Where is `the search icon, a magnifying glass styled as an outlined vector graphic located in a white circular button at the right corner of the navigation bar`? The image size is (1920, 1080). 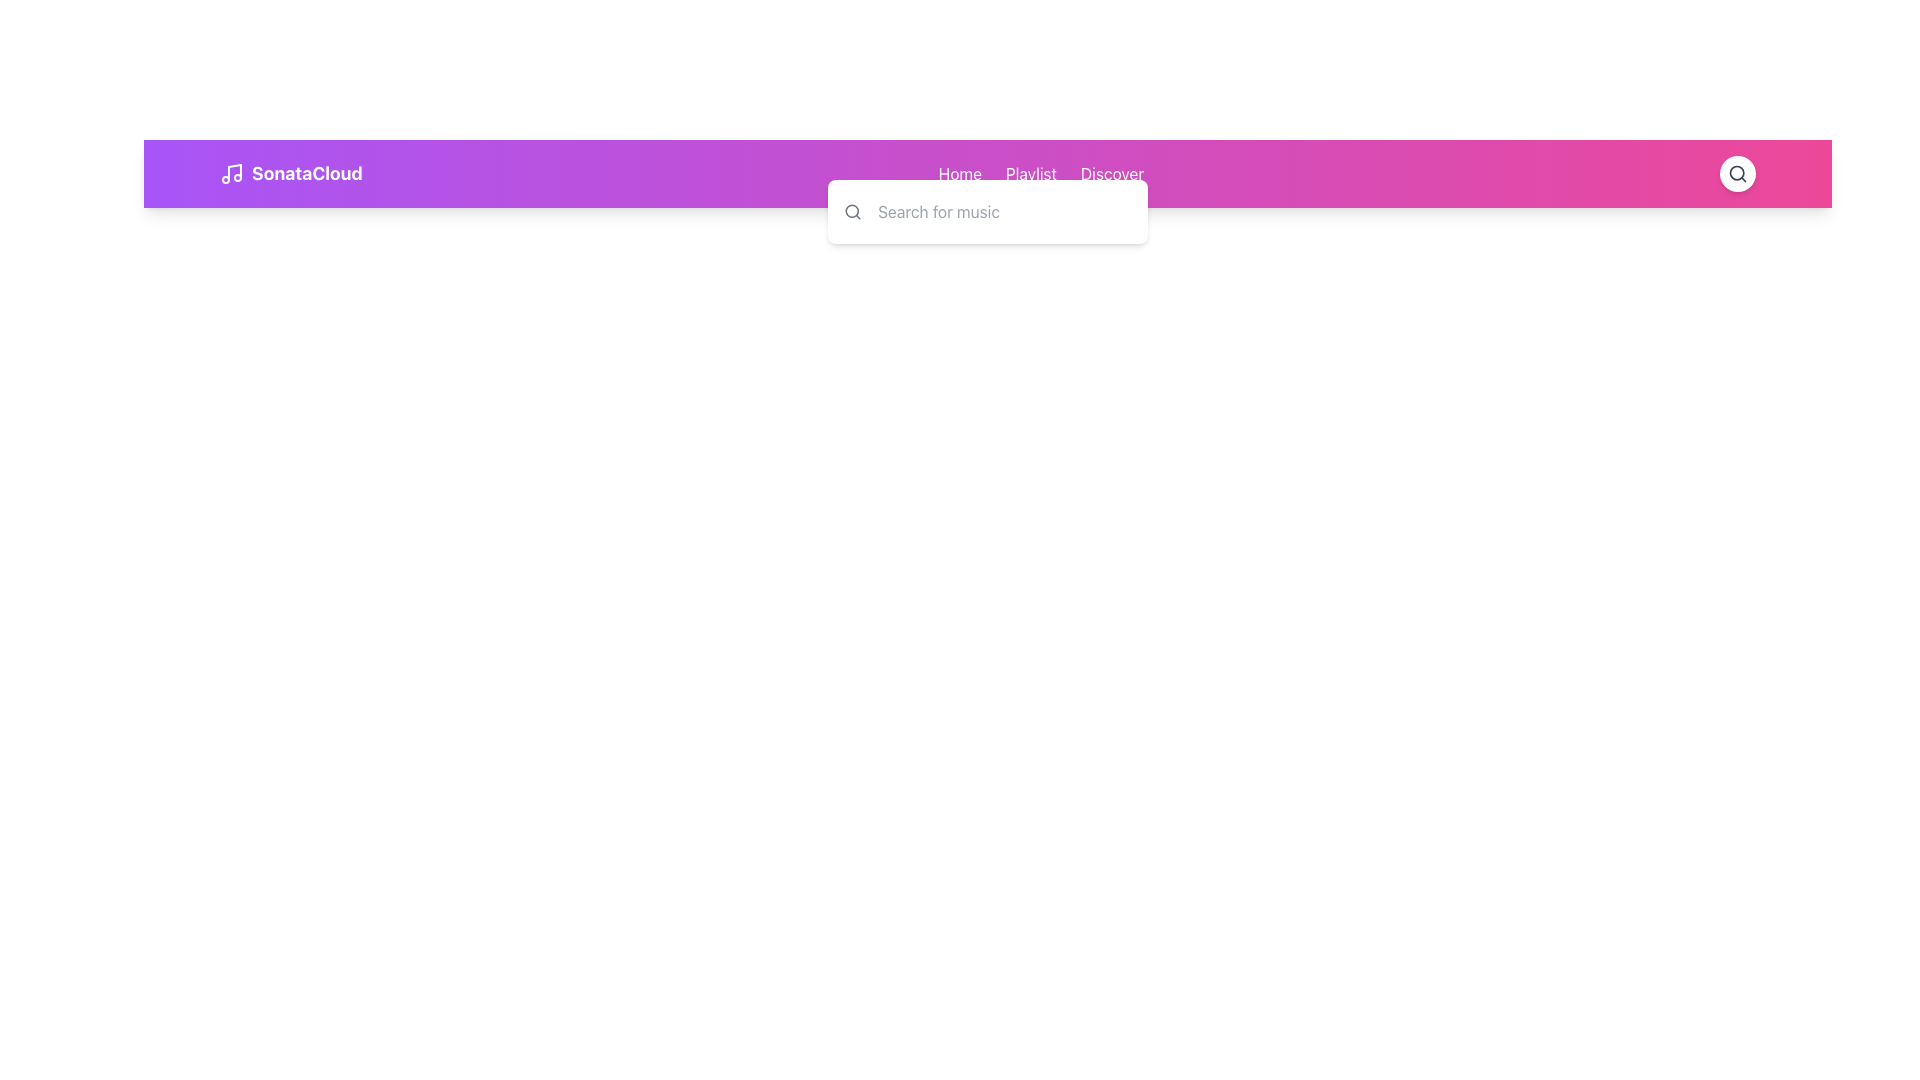 the search icon, a magnifying glass styled as an outlined vector graphic located in a white circular button at the right corner of the navigation bar is located at coordinates (1736, 172).